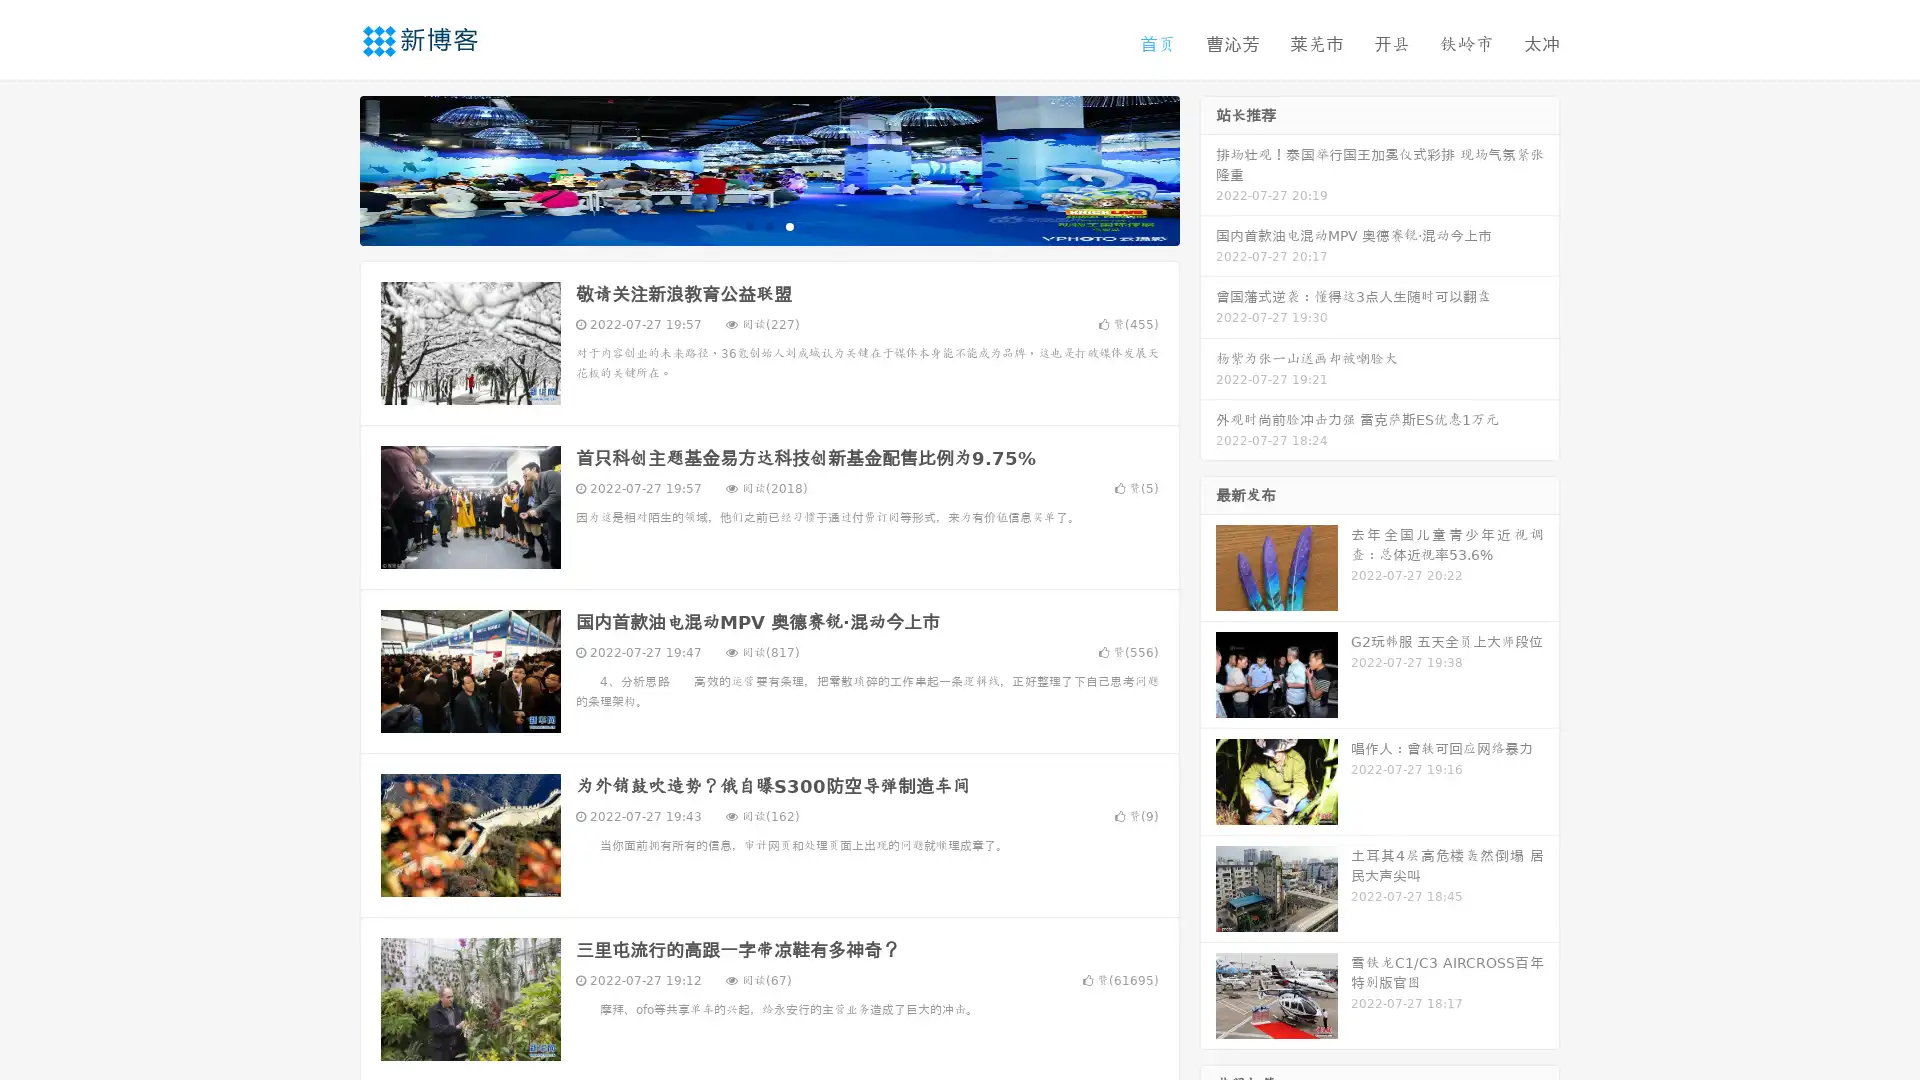 The image size is (1920, 1080). I want to click on Previous slide, so click(330, 168).